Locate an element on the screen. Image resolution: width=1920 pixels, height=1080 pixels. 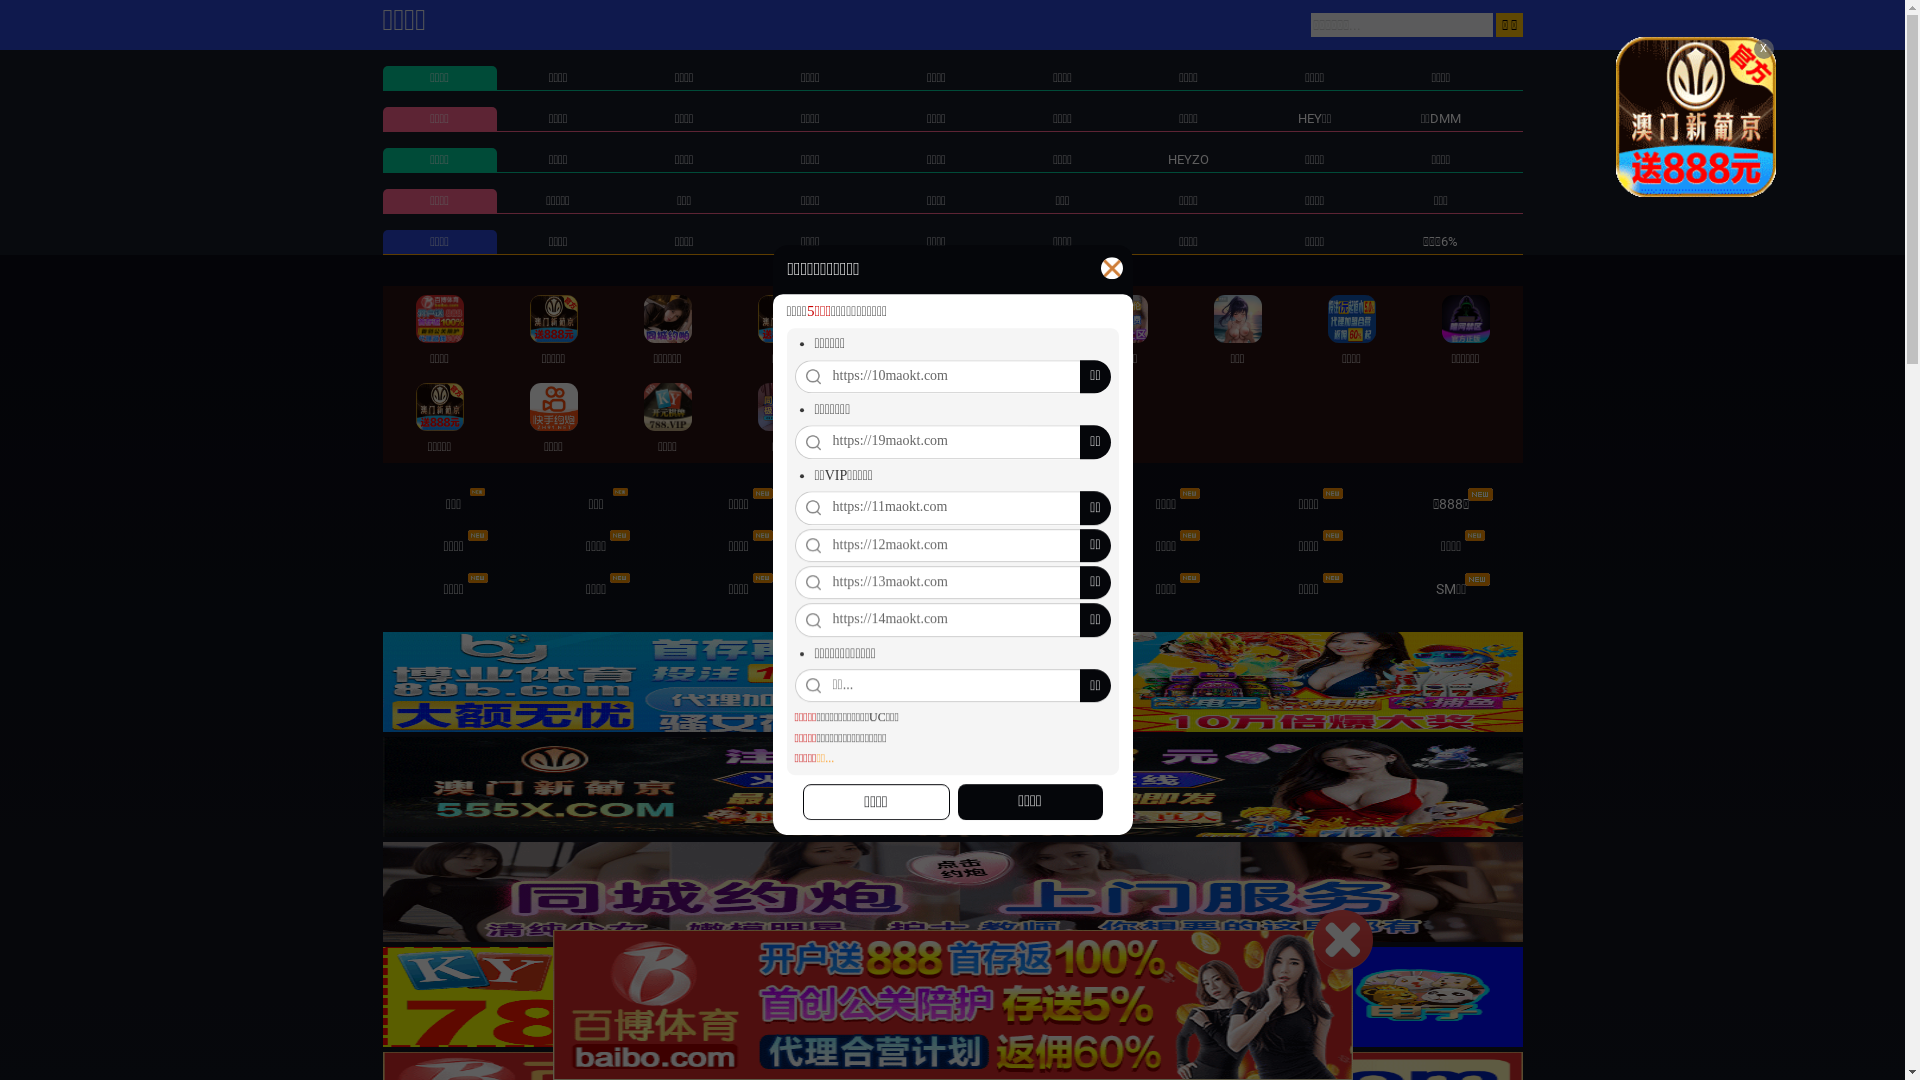
'HEYZO' is located at coordinates (1188, 158).